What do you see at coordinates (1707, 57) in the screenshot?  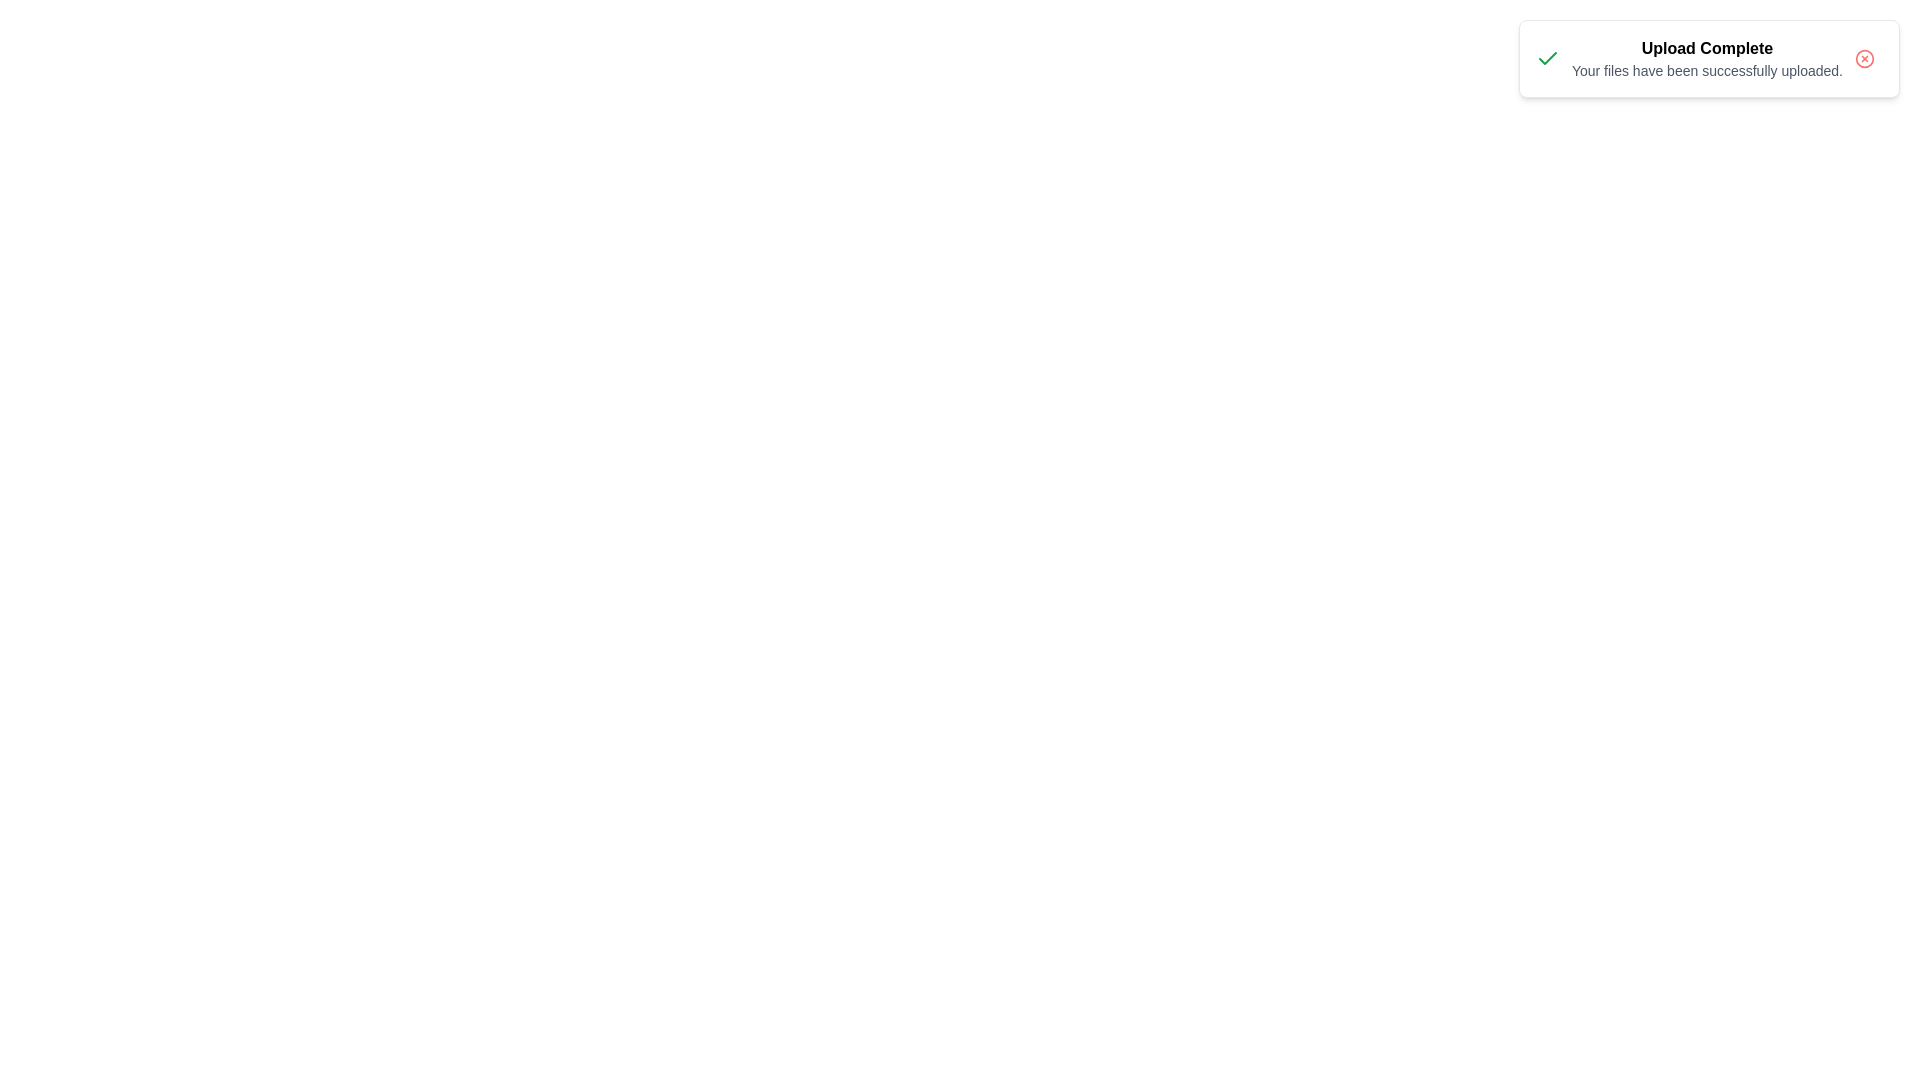 I see `the center of the notification panel to focus on it` at bounding box center [1707, 57].